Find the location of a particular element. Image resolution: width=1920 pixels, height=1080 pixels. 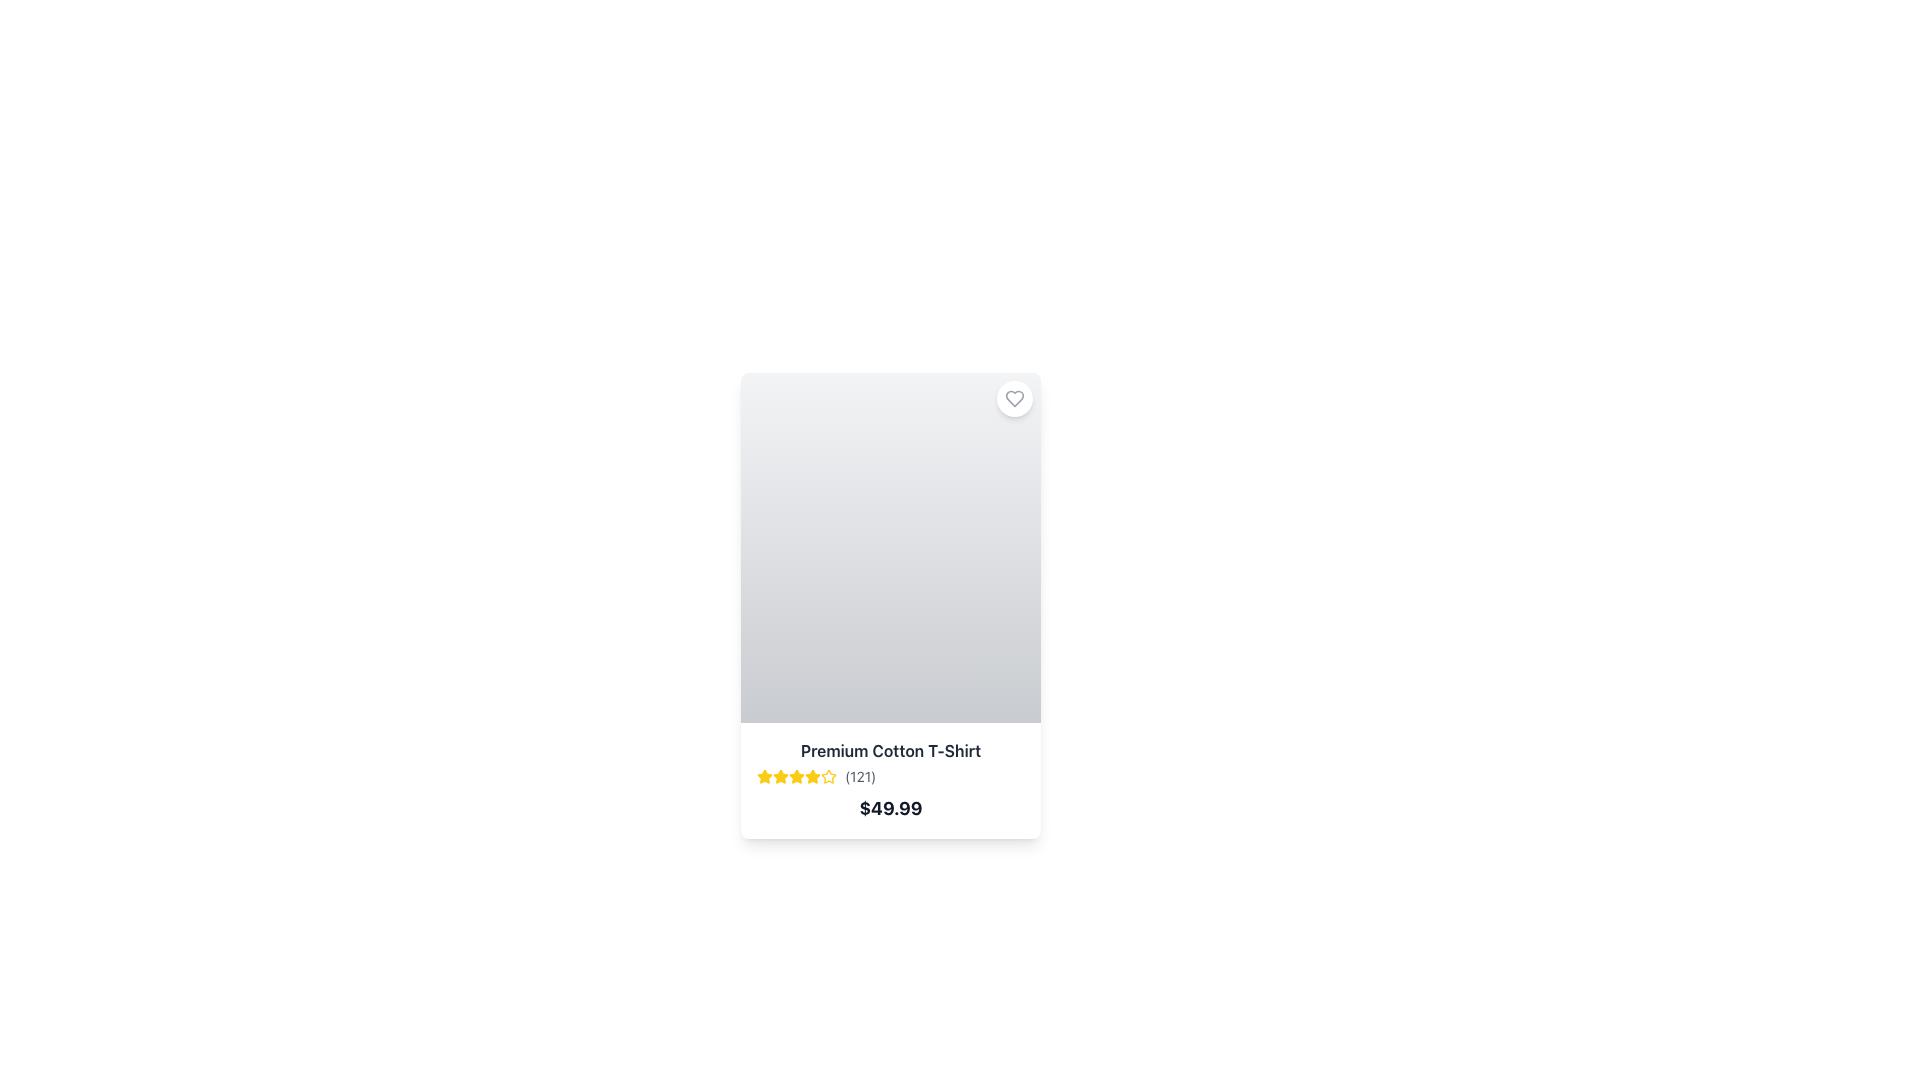

the fourth star-shaped icon in a row of five stars, which is bright yellow and located below the product's title in the card layout is located at coordinates (795, 775).